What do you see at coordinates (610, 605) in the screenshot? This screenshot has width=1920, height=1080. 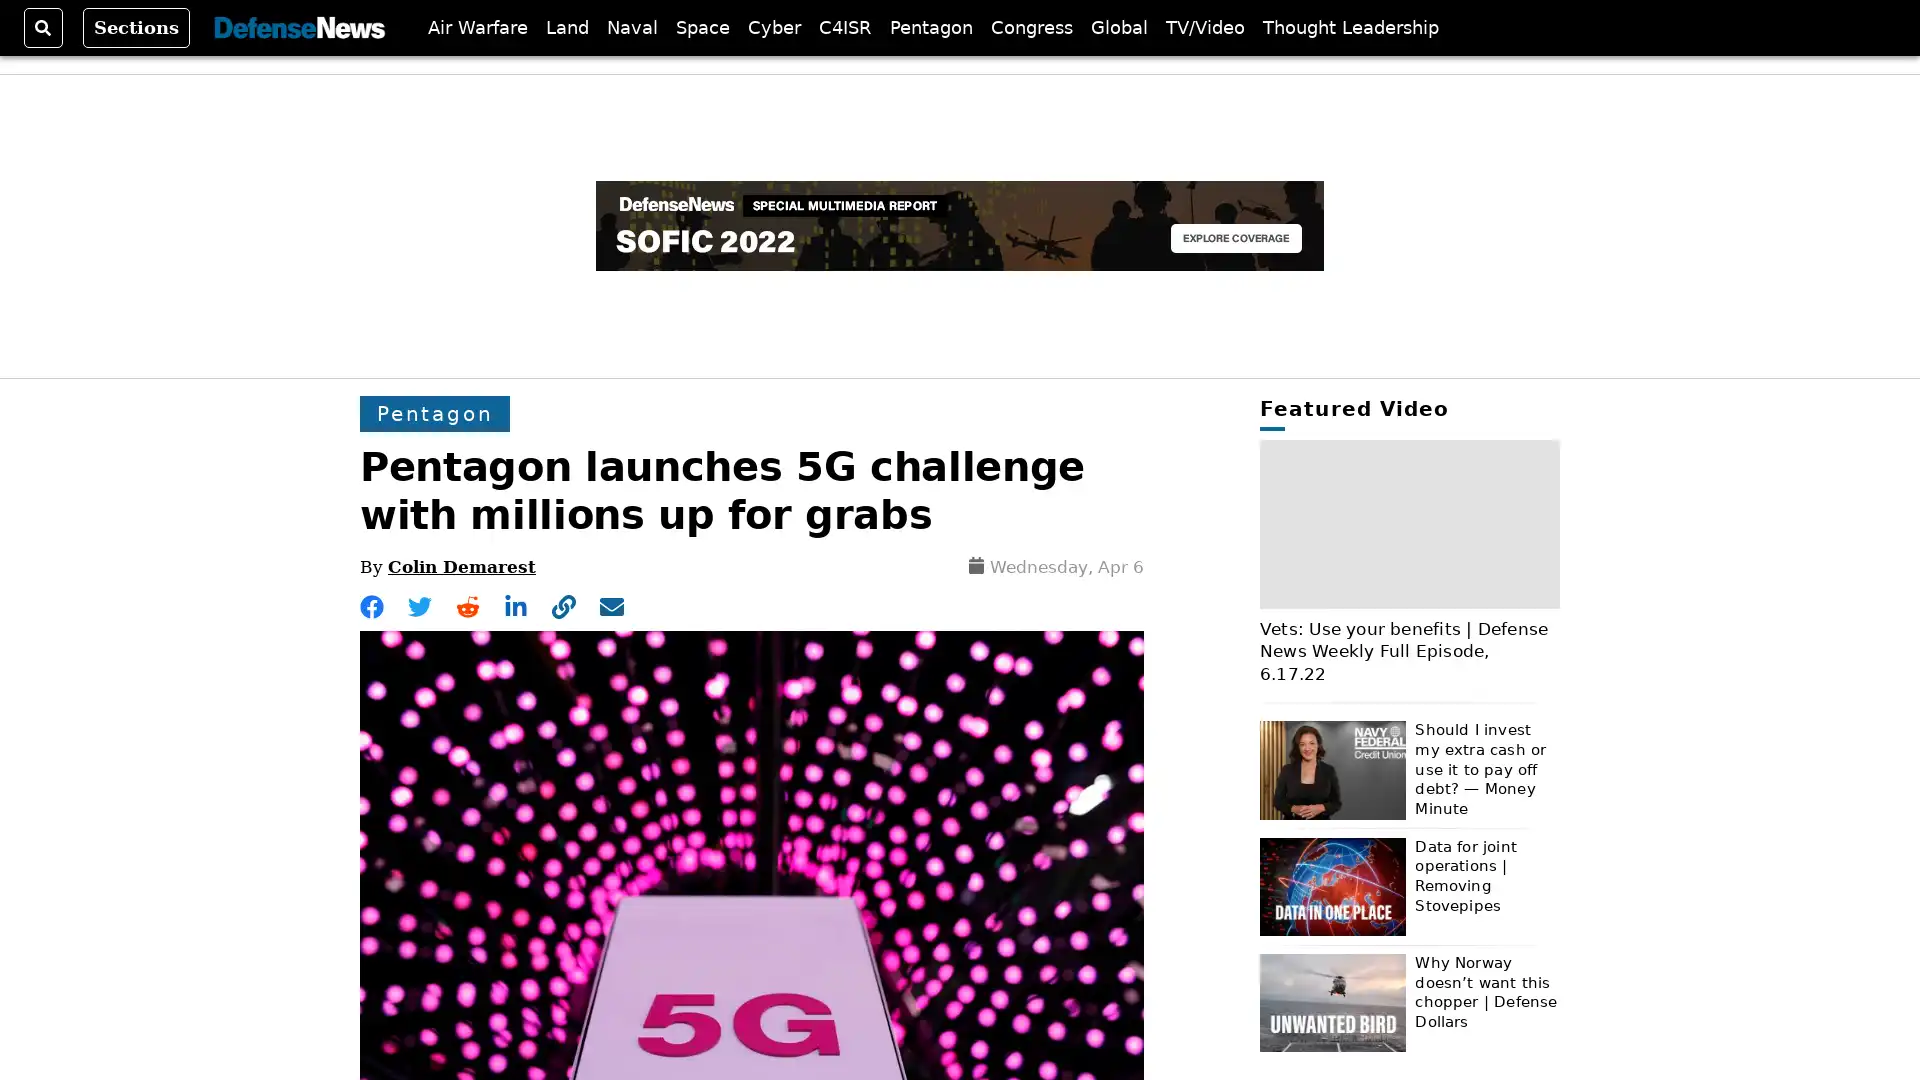 I see `email` at bounding box center [610, 605].